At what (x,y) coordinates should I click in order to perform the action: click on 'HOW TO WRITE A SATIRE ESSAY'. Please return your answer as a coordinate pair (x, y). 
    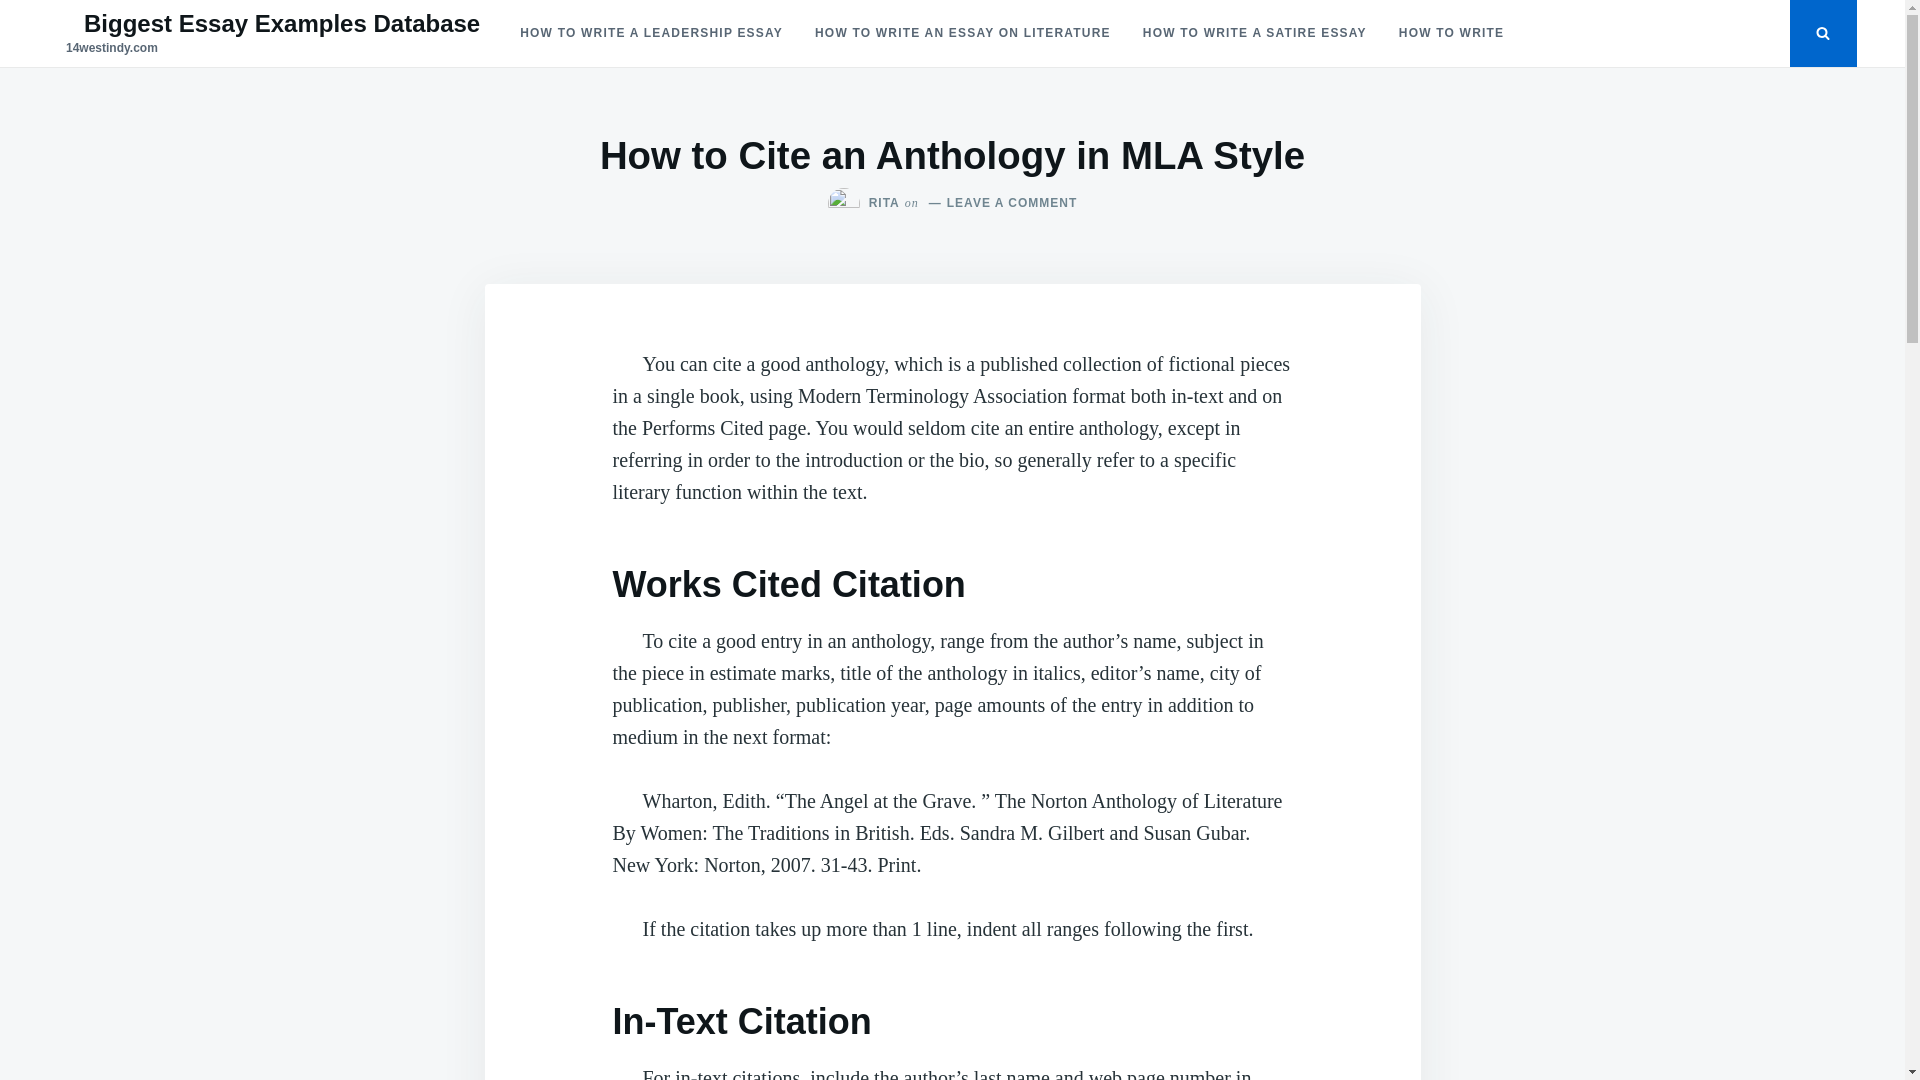
    Looking at the image, I should click on (1127, 33).